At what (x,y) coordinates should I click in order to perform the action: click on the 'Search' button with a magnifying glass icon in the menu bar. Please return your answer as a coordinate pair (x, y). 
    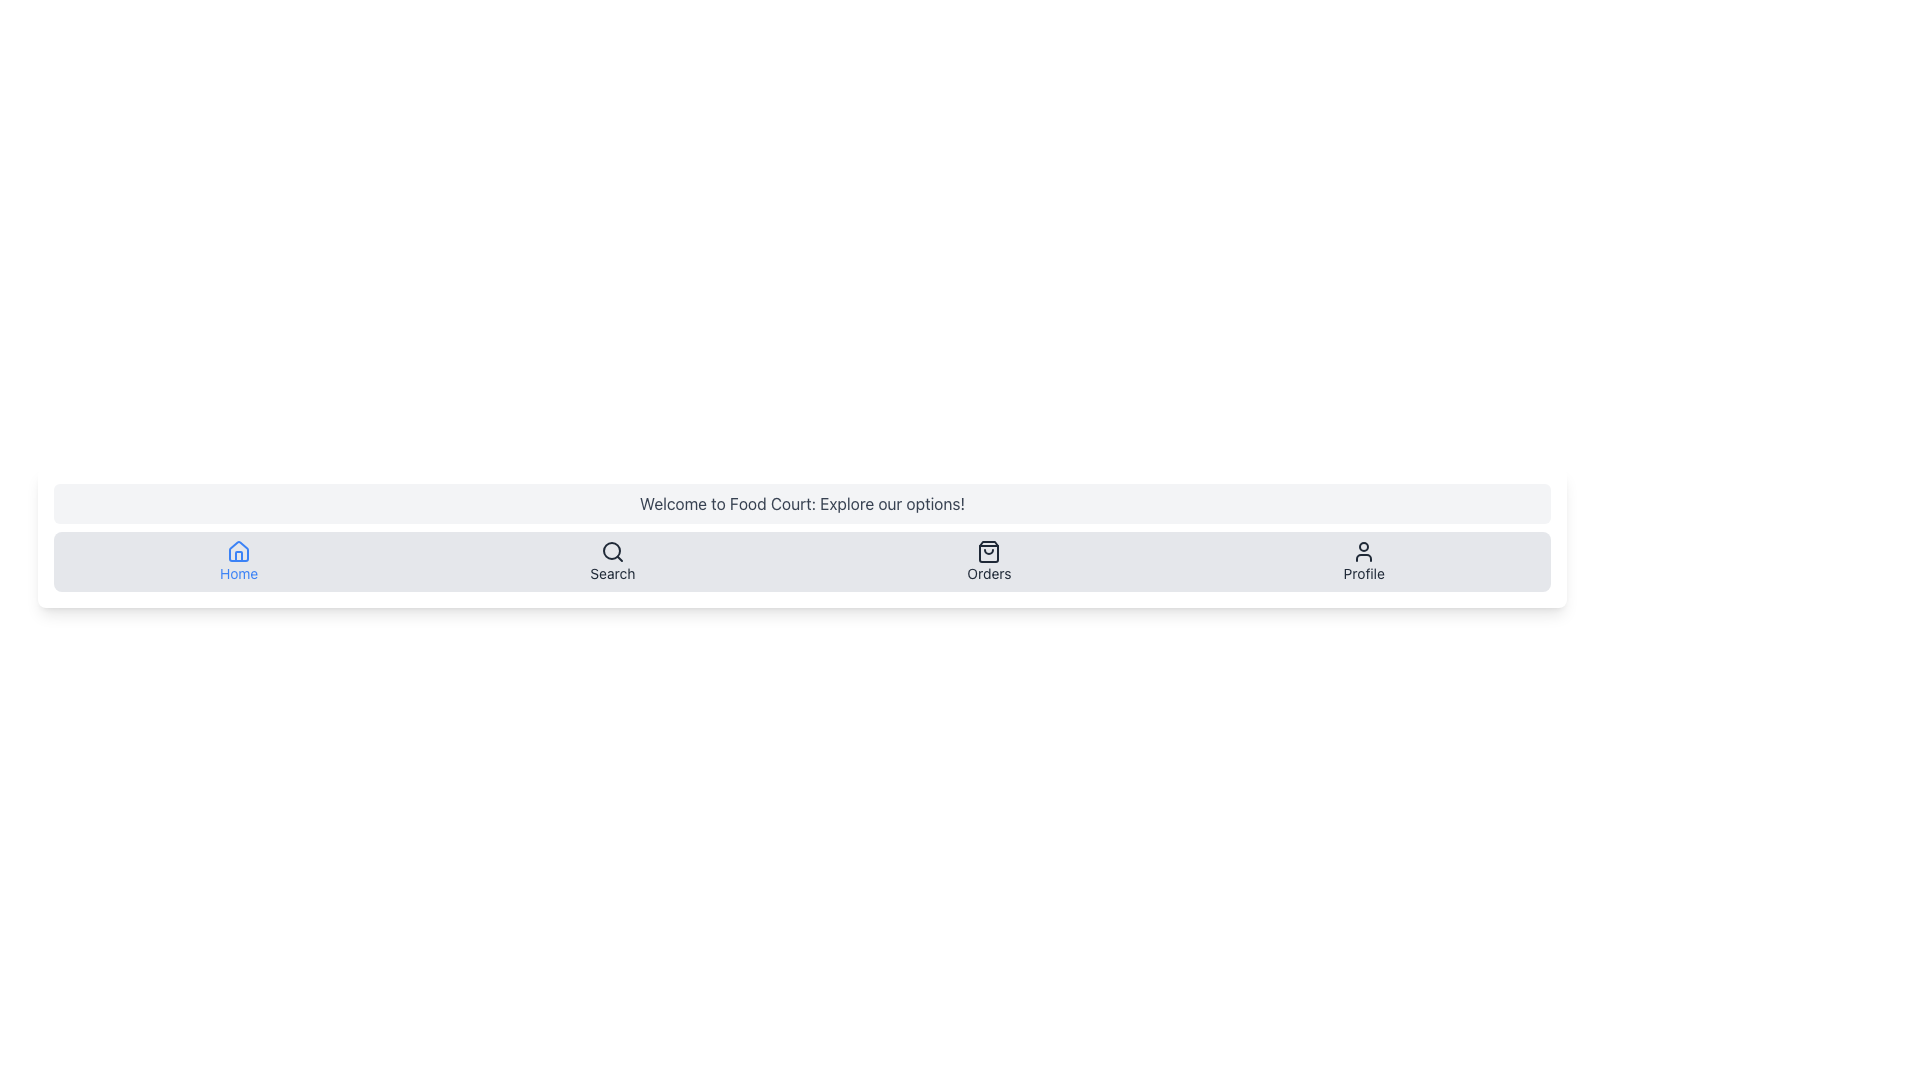
    Looking at the image, I should click on (611, 562).